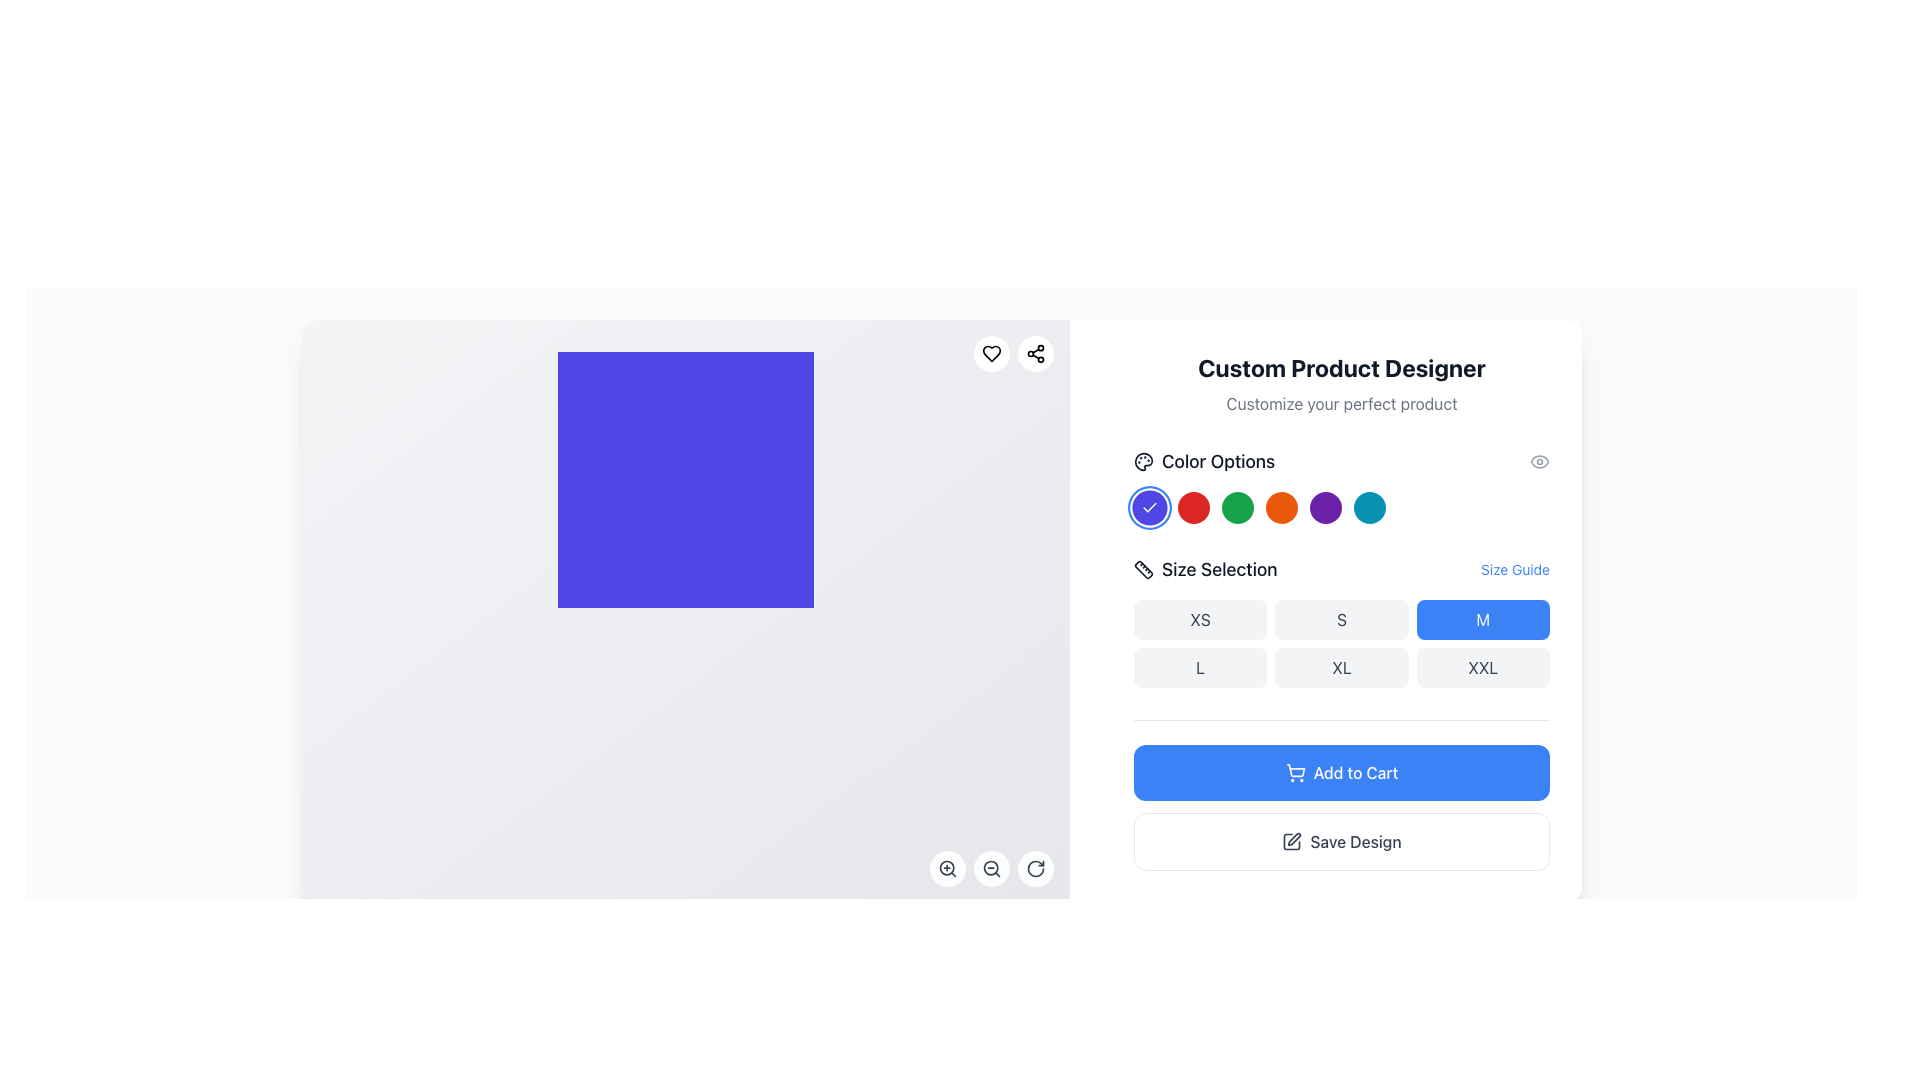 The width and height of the screenshot is (1920, 1080). Describe the element at coordinates (1200, 619) in the screenshot. I see `the 'XS' button, which is a rounded rectangular button with a light gray background and the text 'XS' in dark gray, located in the 'Size Selection' section of the grid layout` at that location.